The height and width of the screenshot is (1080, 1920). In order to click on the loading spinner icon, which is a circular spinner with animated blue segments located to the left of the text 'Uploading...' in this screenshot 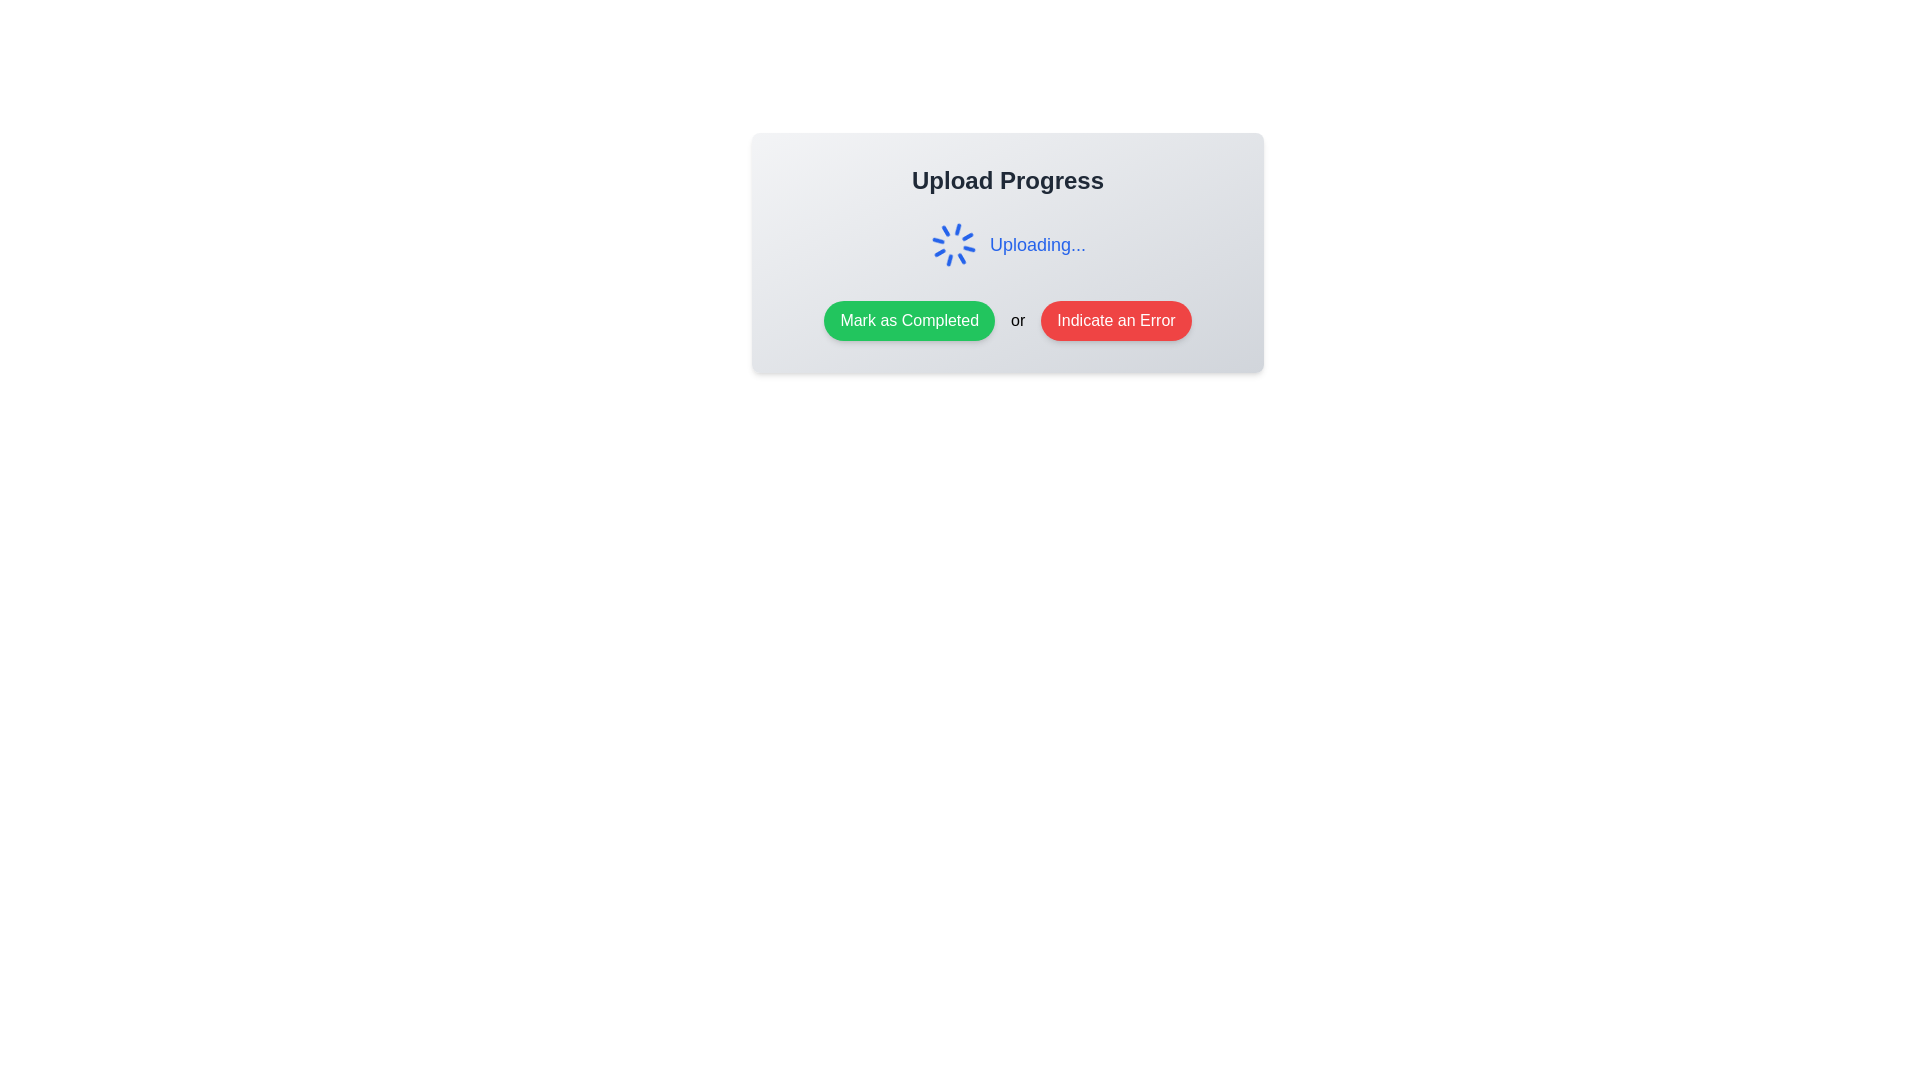, I will do `click(952, 244)`.